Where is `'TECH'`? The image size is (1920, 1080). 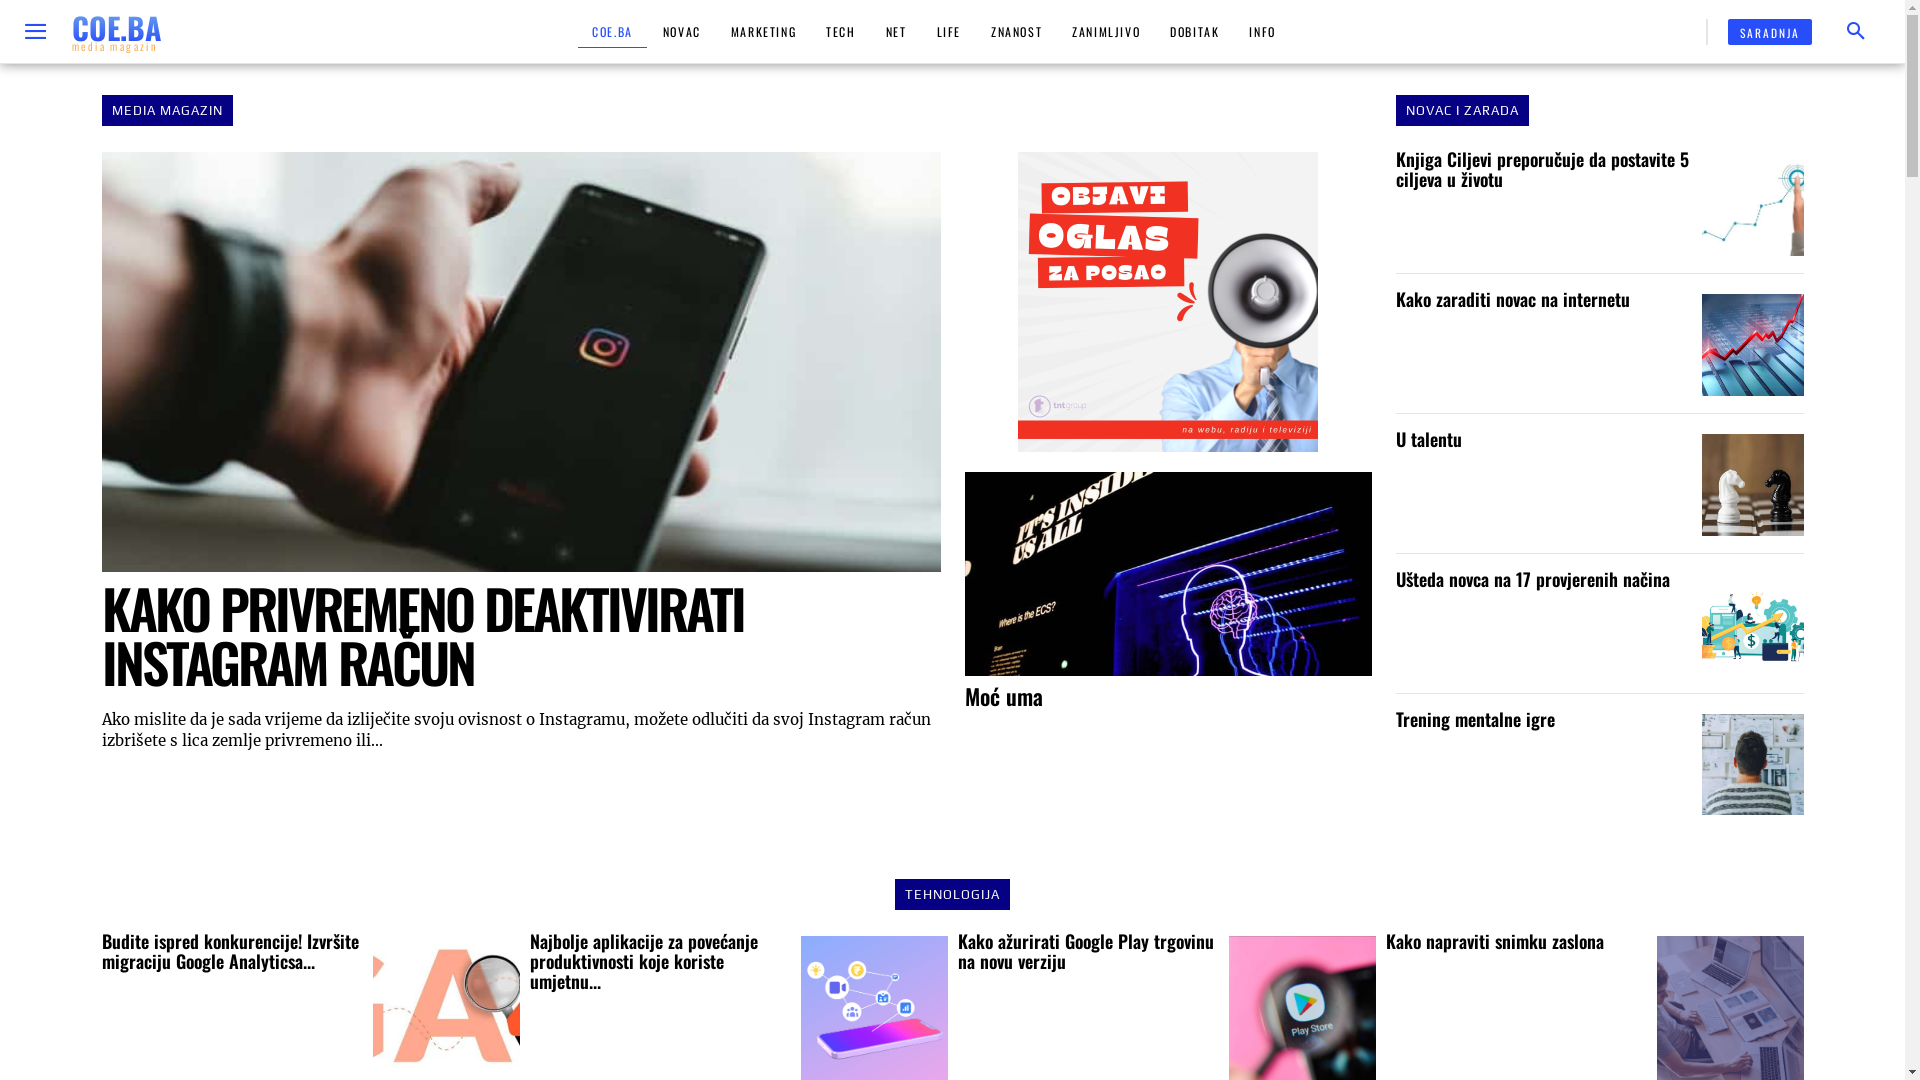 'TECH' is located at coordinates (840, 31).